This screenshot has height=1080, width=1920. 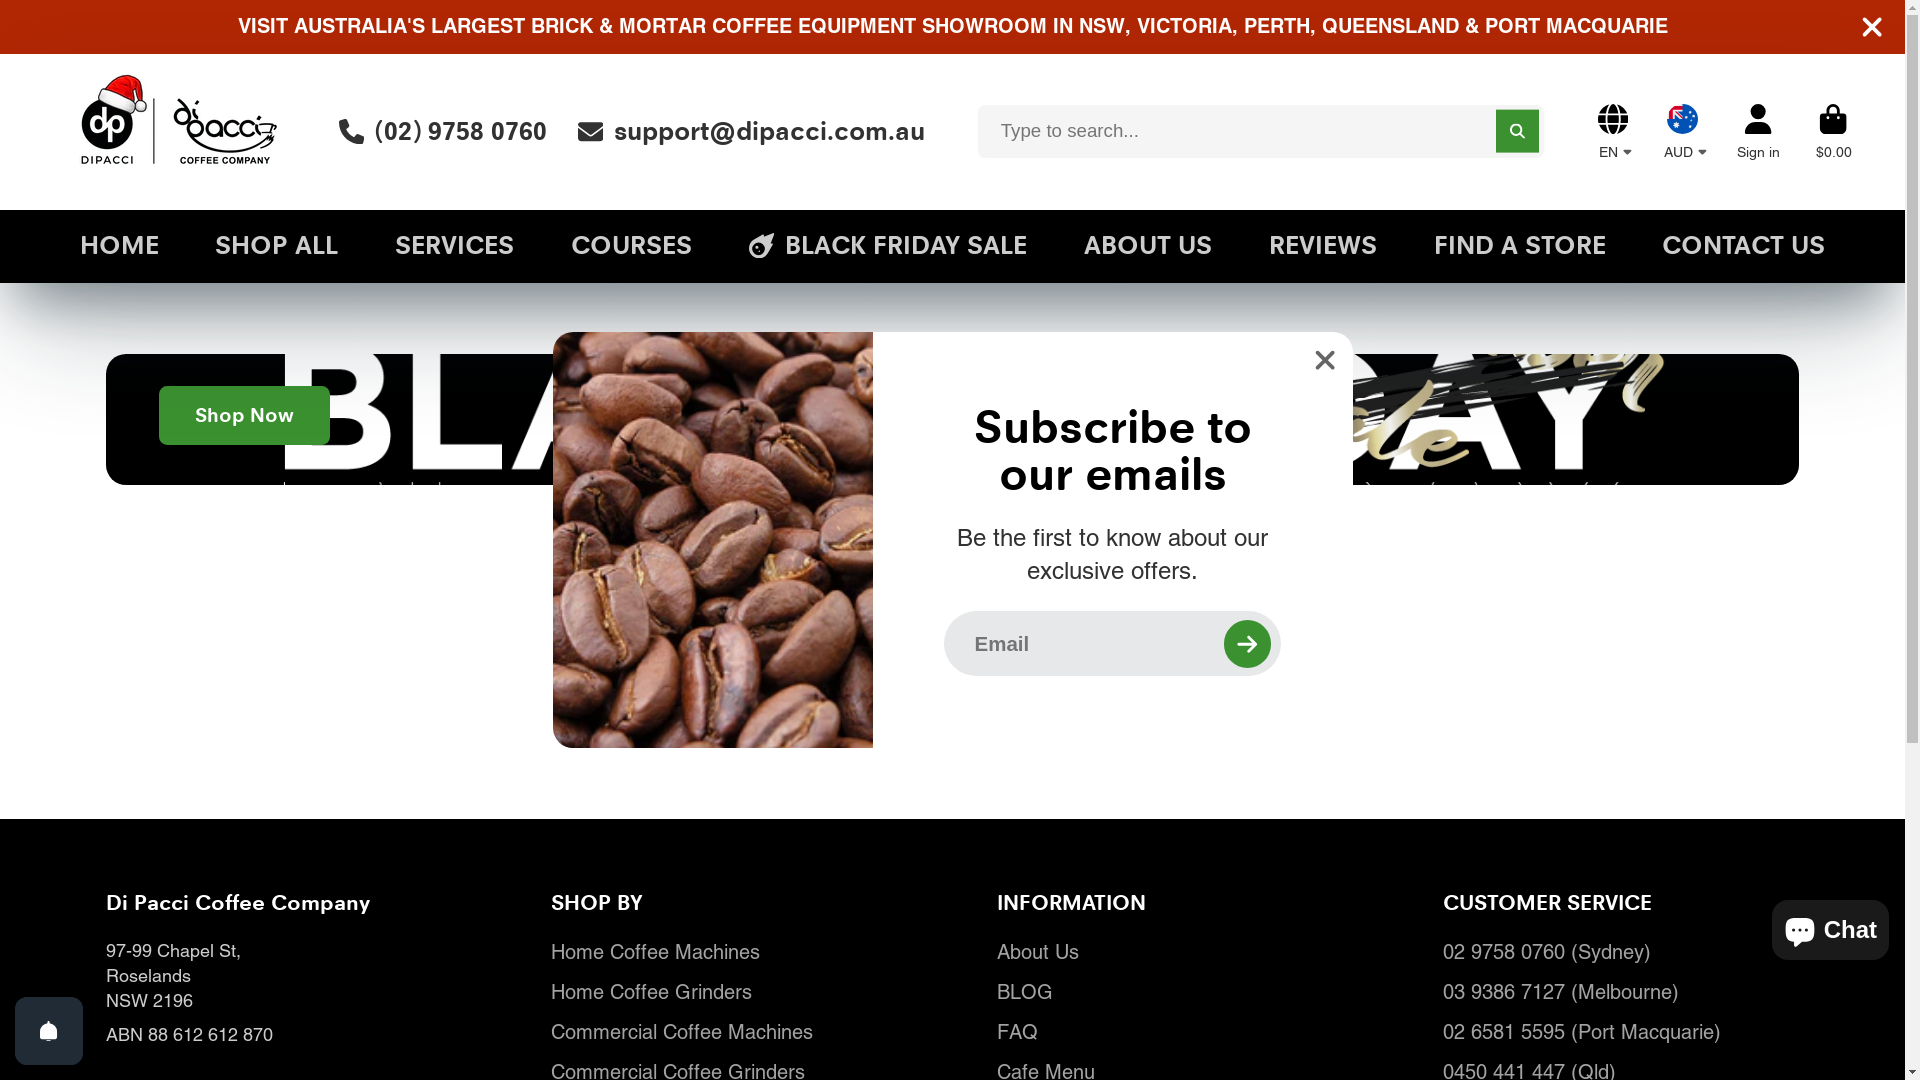 What do you see at coordinates (887, 244) in the screenshot?
I see `'BLACK FRIDAY SALE'` at bounding box center [887, 244].